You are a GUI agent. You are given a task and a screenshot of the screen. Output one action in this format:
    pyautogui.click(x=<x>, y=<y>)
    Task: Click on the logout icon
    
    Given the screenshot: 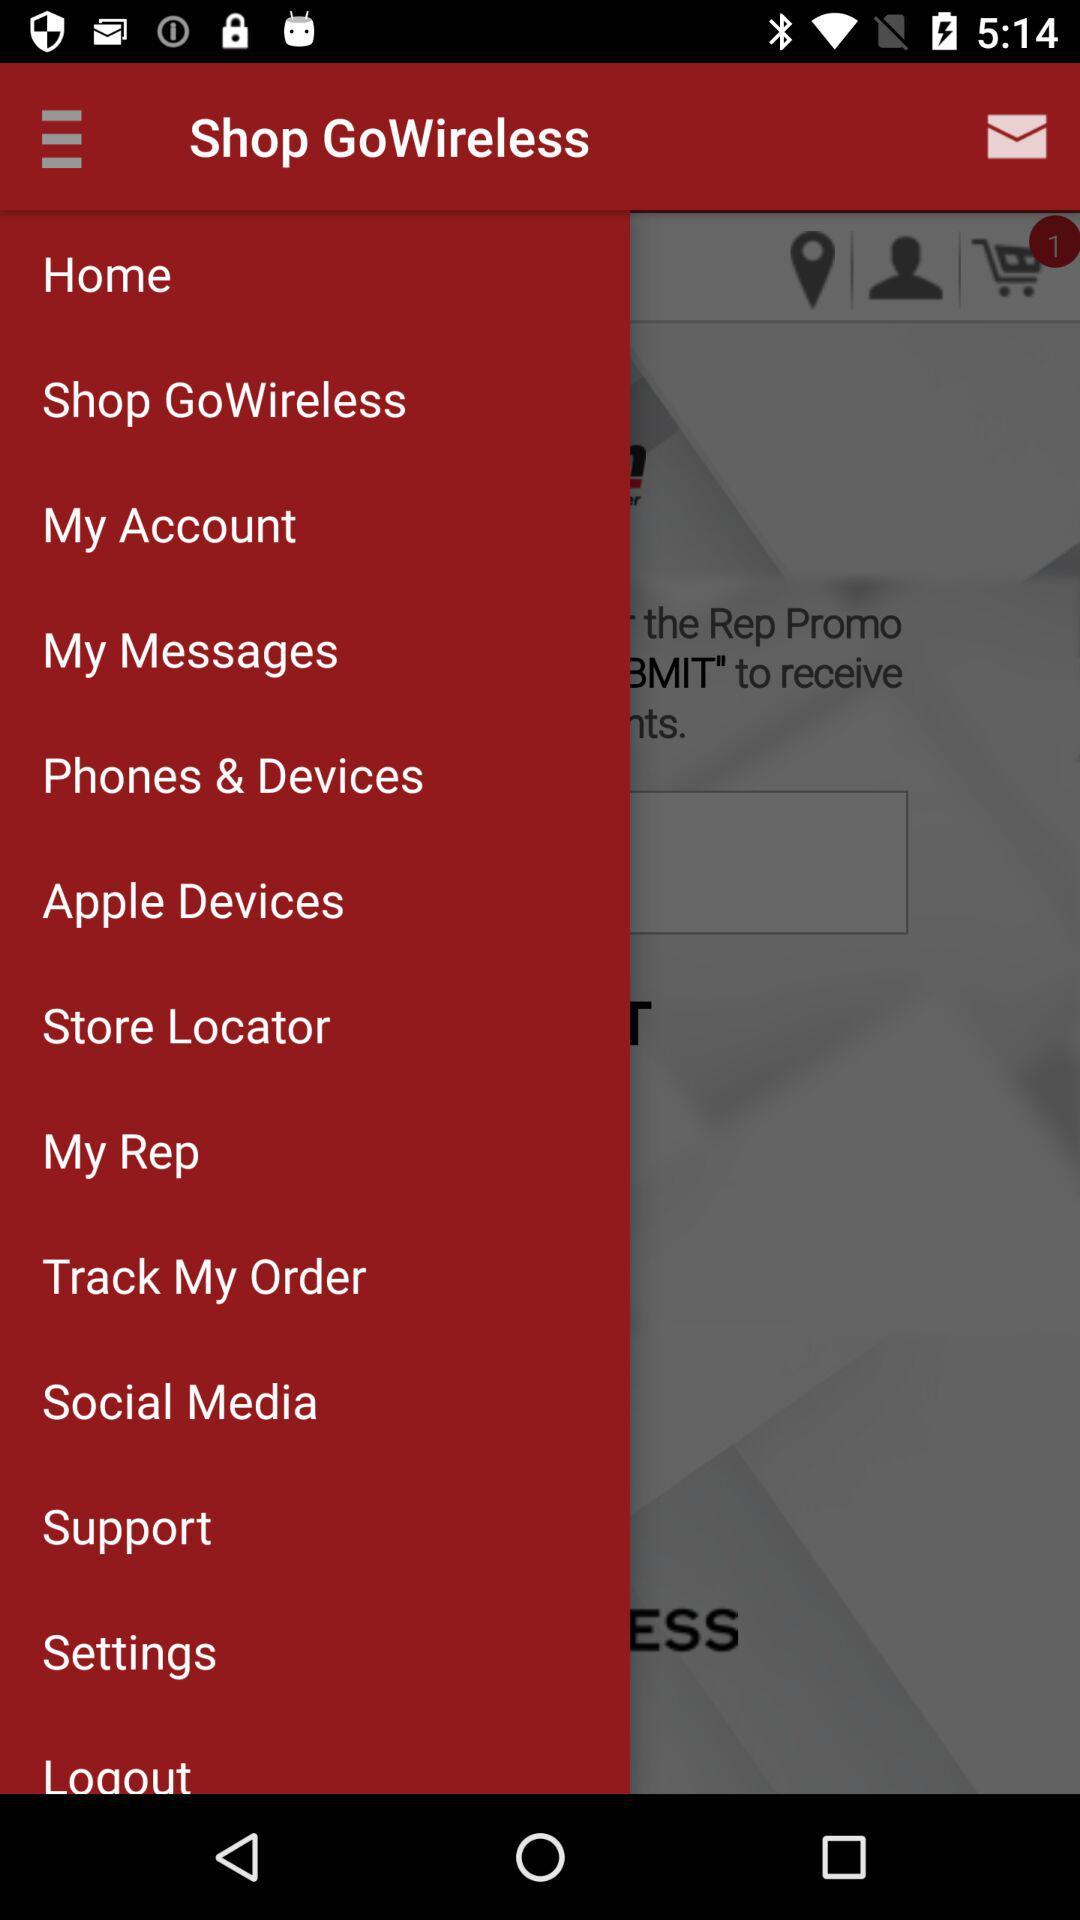 What is the action you would take?
    pyautogui.click(x=315, y=1752)
    